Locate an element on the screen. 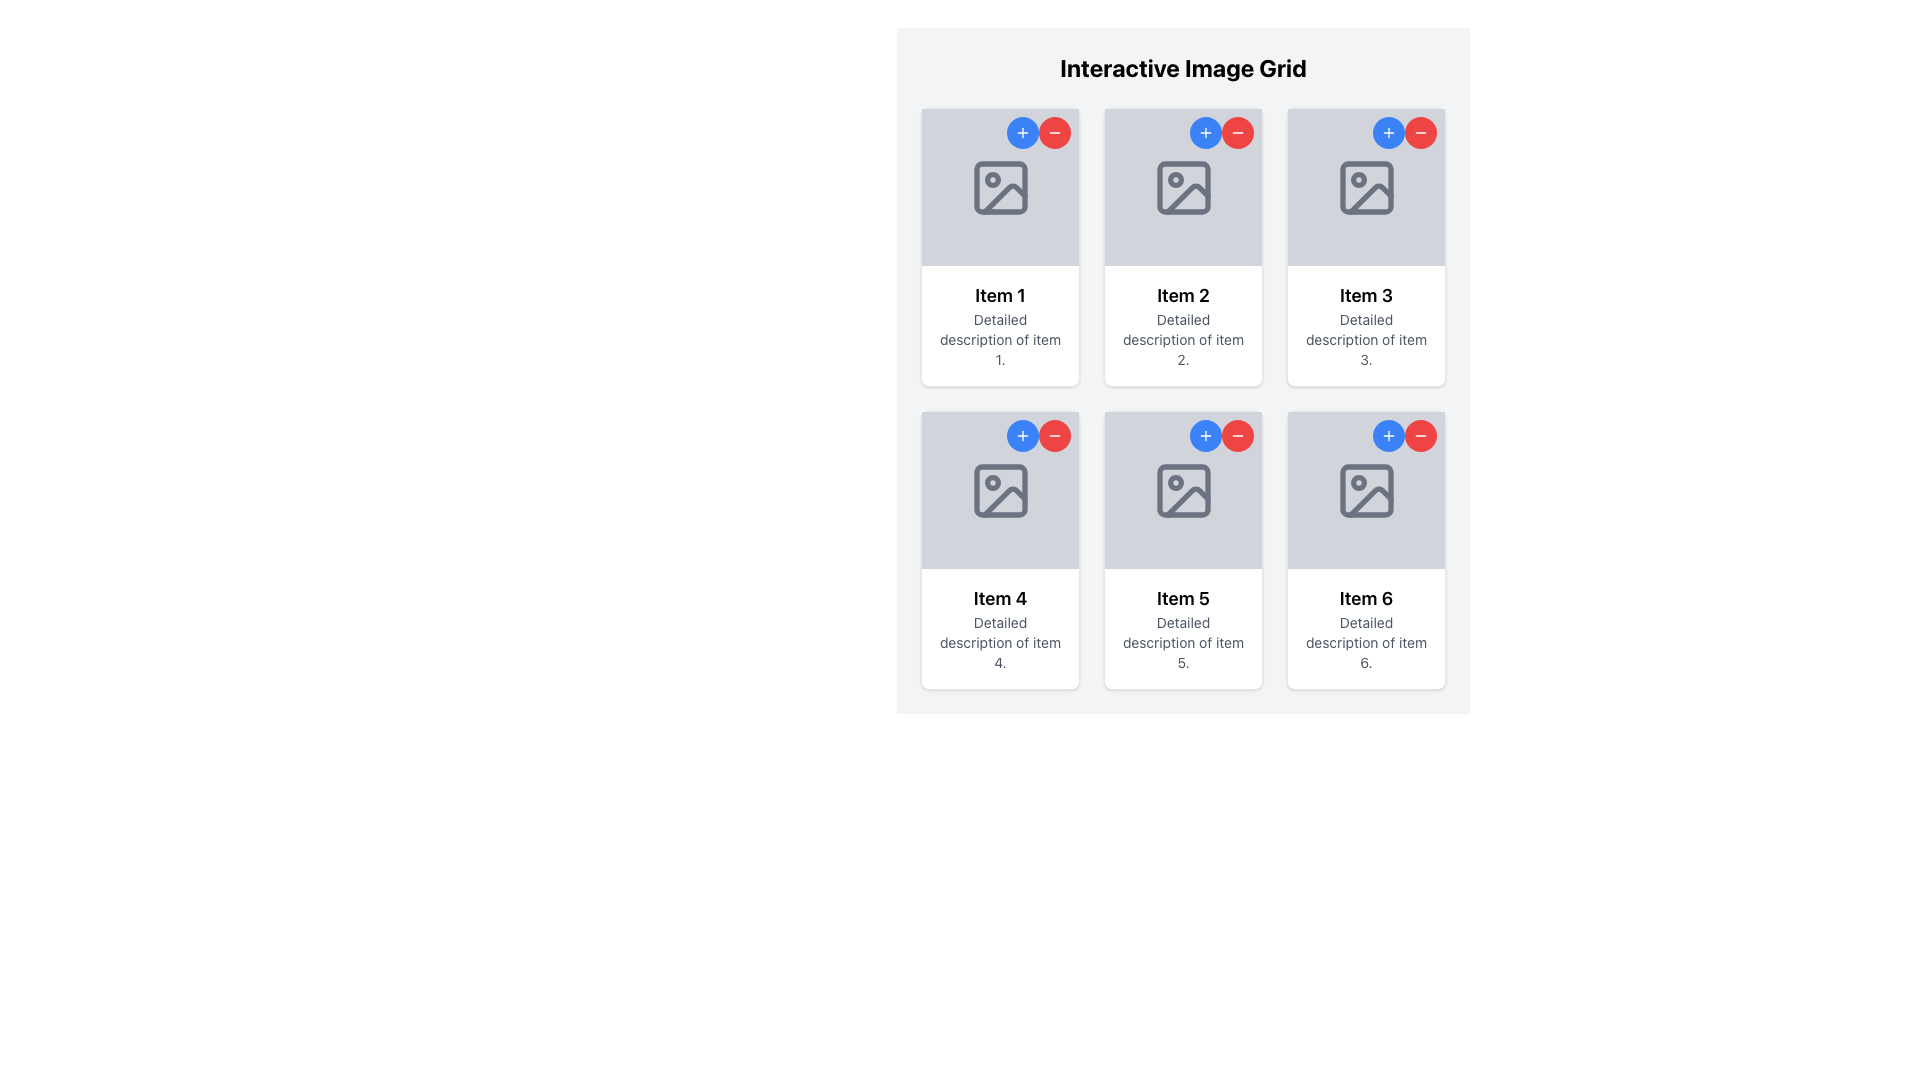 This screenshot has width=1920, height=1080. the blue '+' button located in the upper-right corner of the 'Item 3' card, positioned above the image thumbnail and description text is located at coordinates (1404, 132).